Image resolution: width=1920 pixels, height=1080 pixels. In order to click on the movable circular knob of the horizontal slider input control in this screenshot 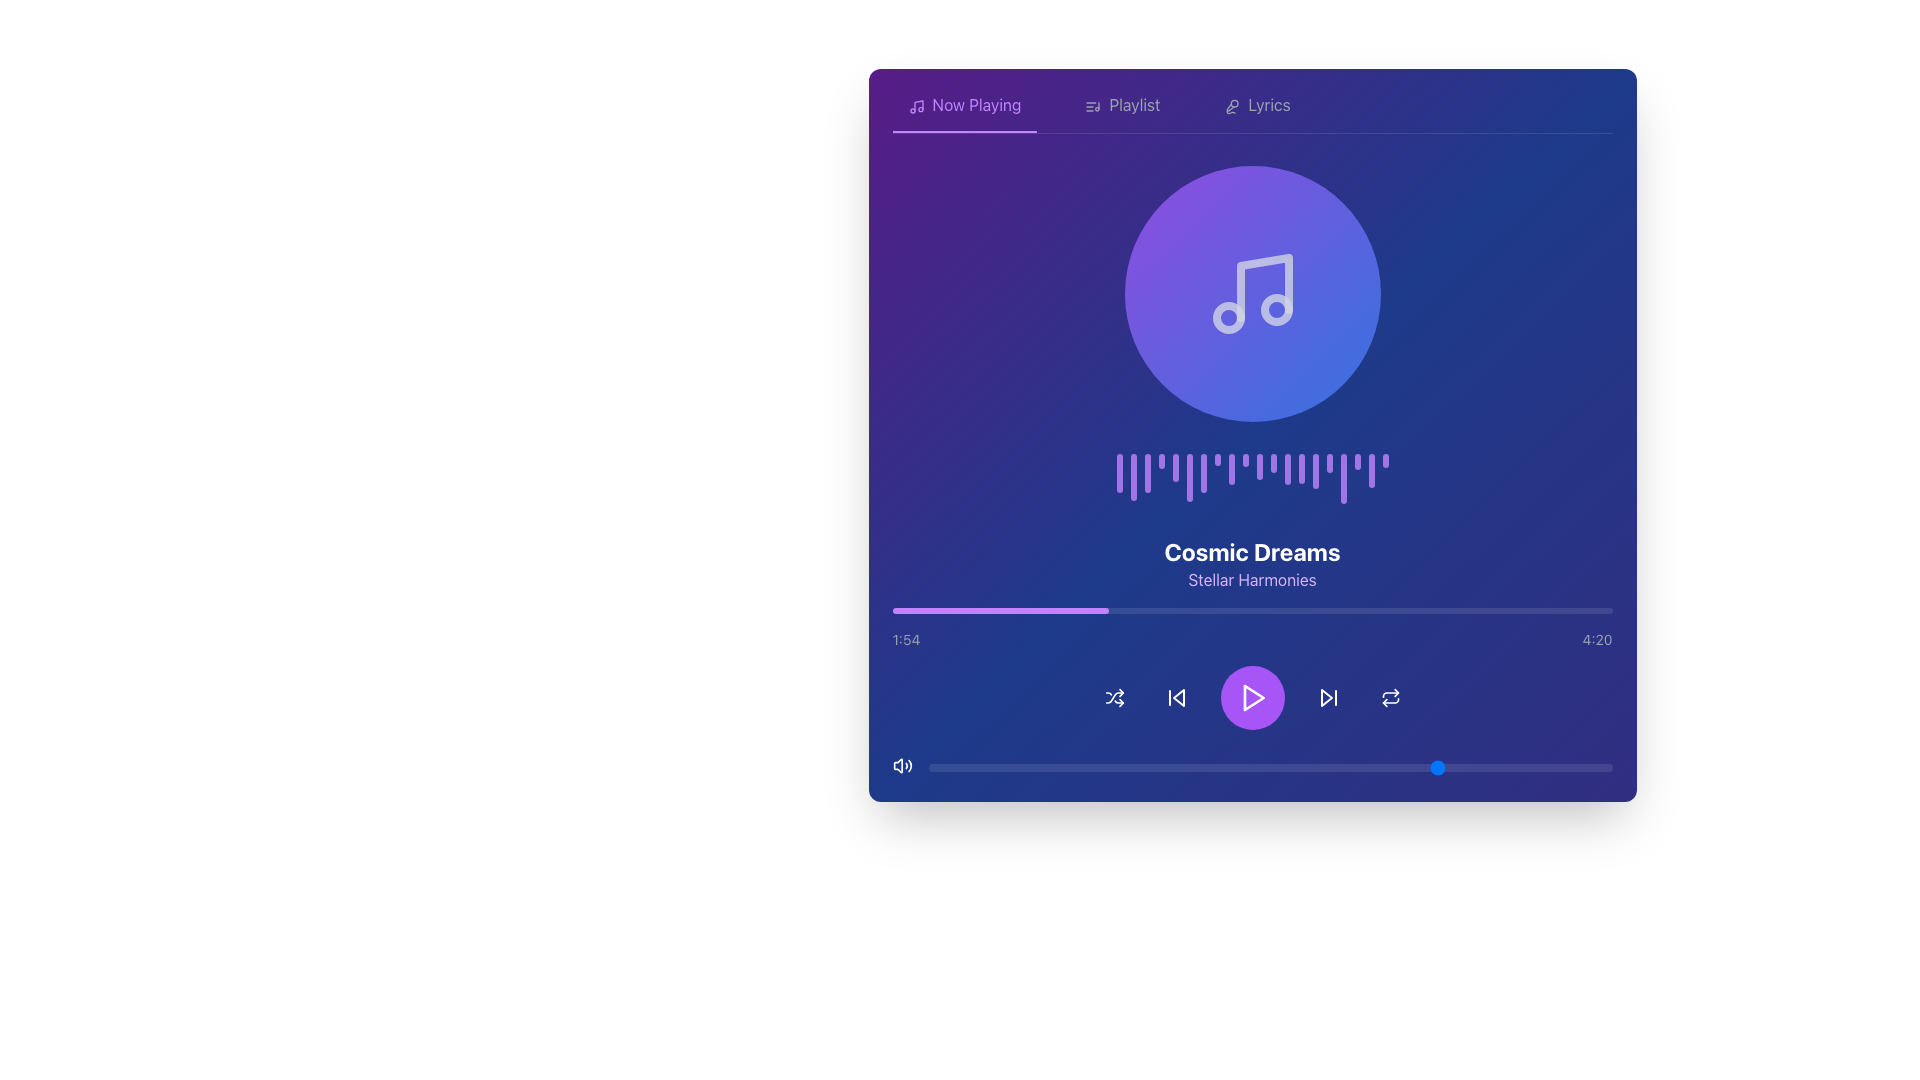, I will do `click(1269, 765)`.